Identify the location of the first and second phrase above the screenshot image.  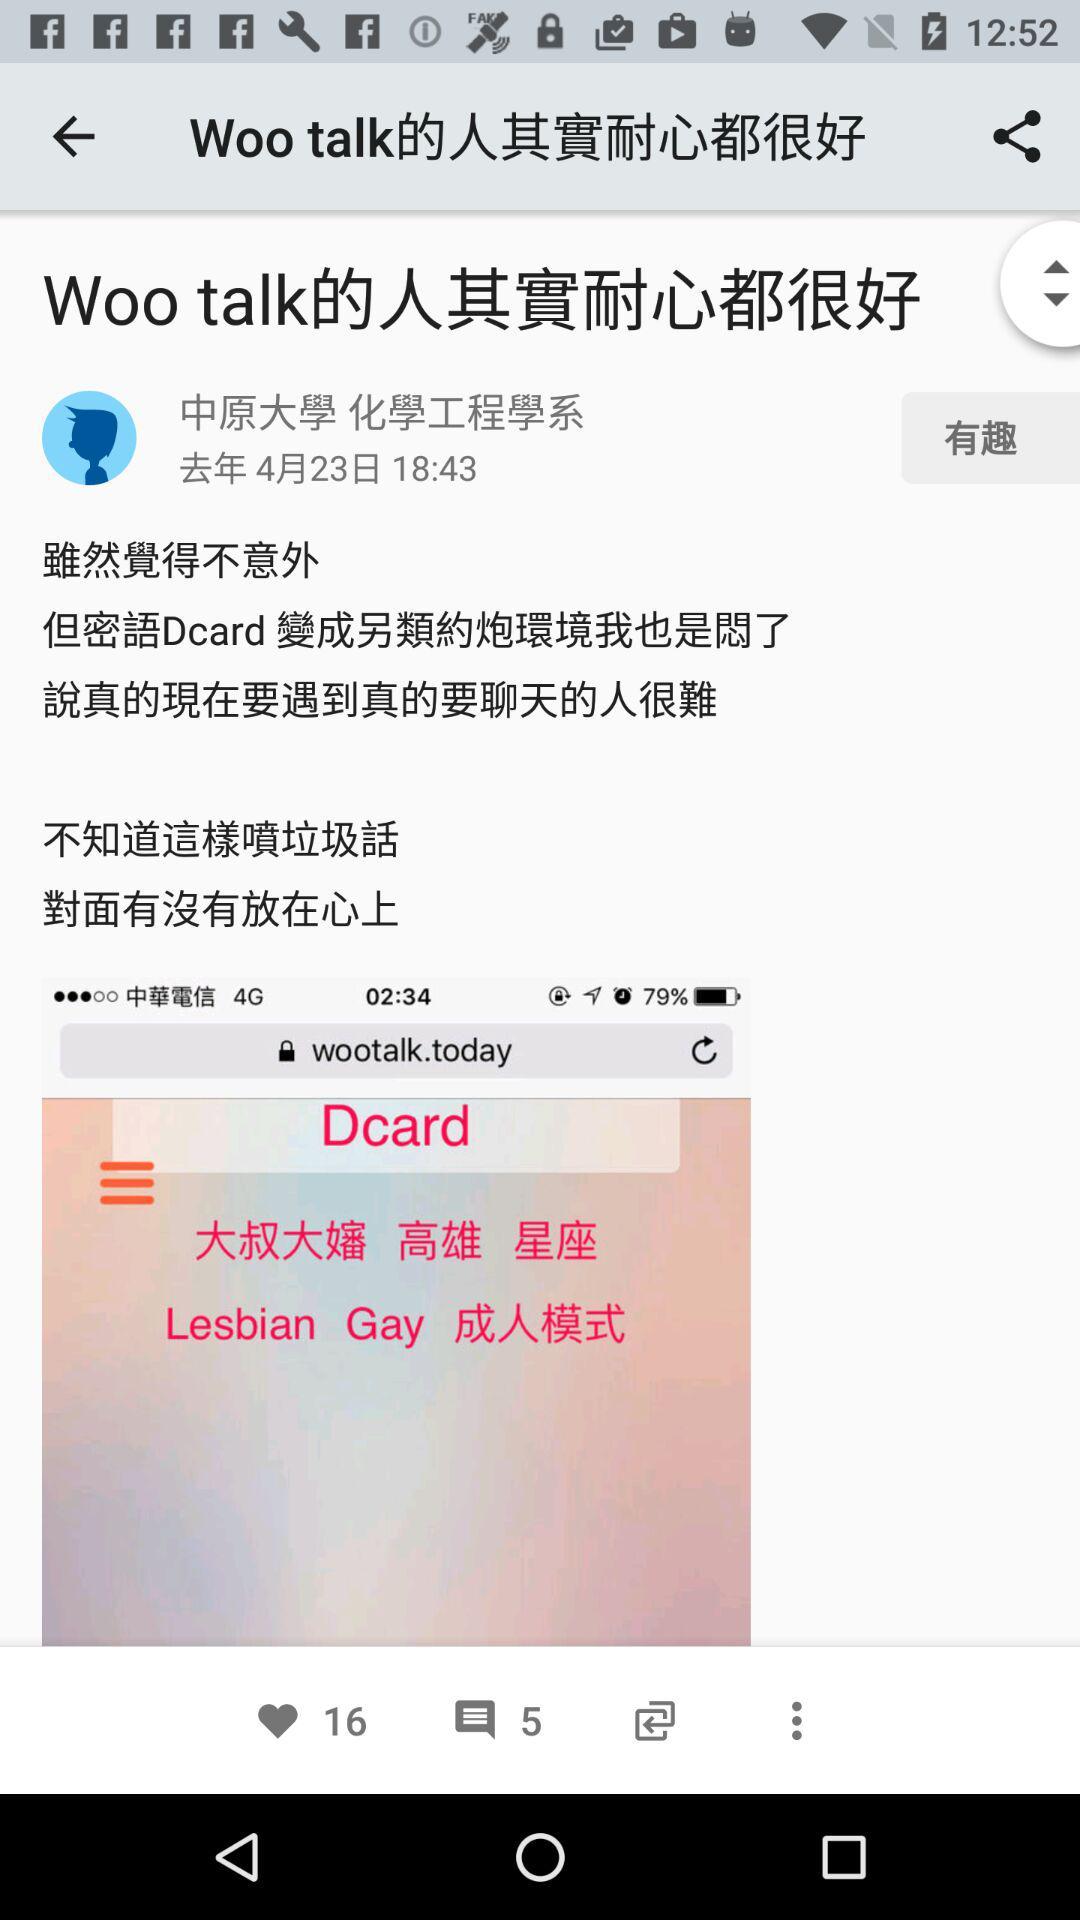
(540, 733).